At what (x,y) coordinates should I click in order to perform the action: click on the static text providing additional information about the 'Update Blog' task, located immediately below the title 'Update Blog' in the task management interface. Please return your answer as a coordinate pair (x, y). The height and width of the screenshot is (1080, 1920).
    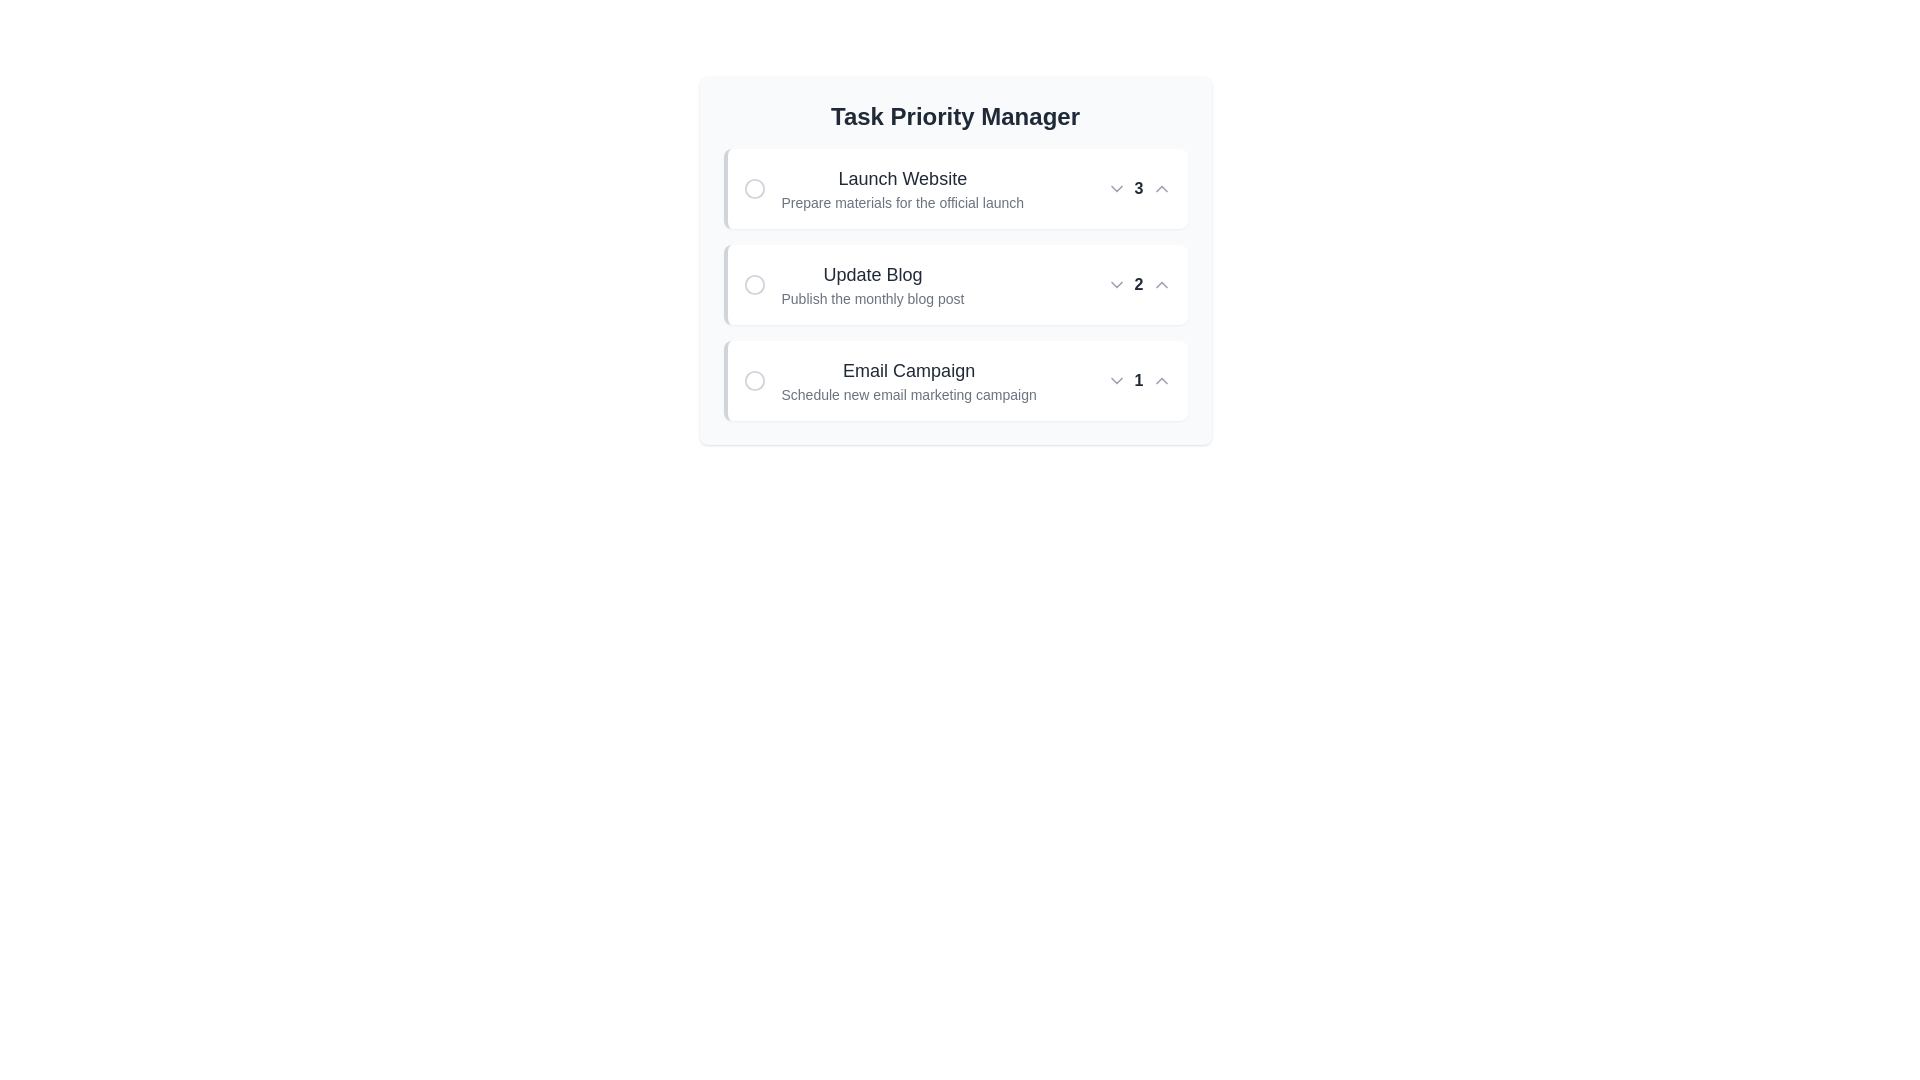
    Looking at the image, I should click on (873, 299).